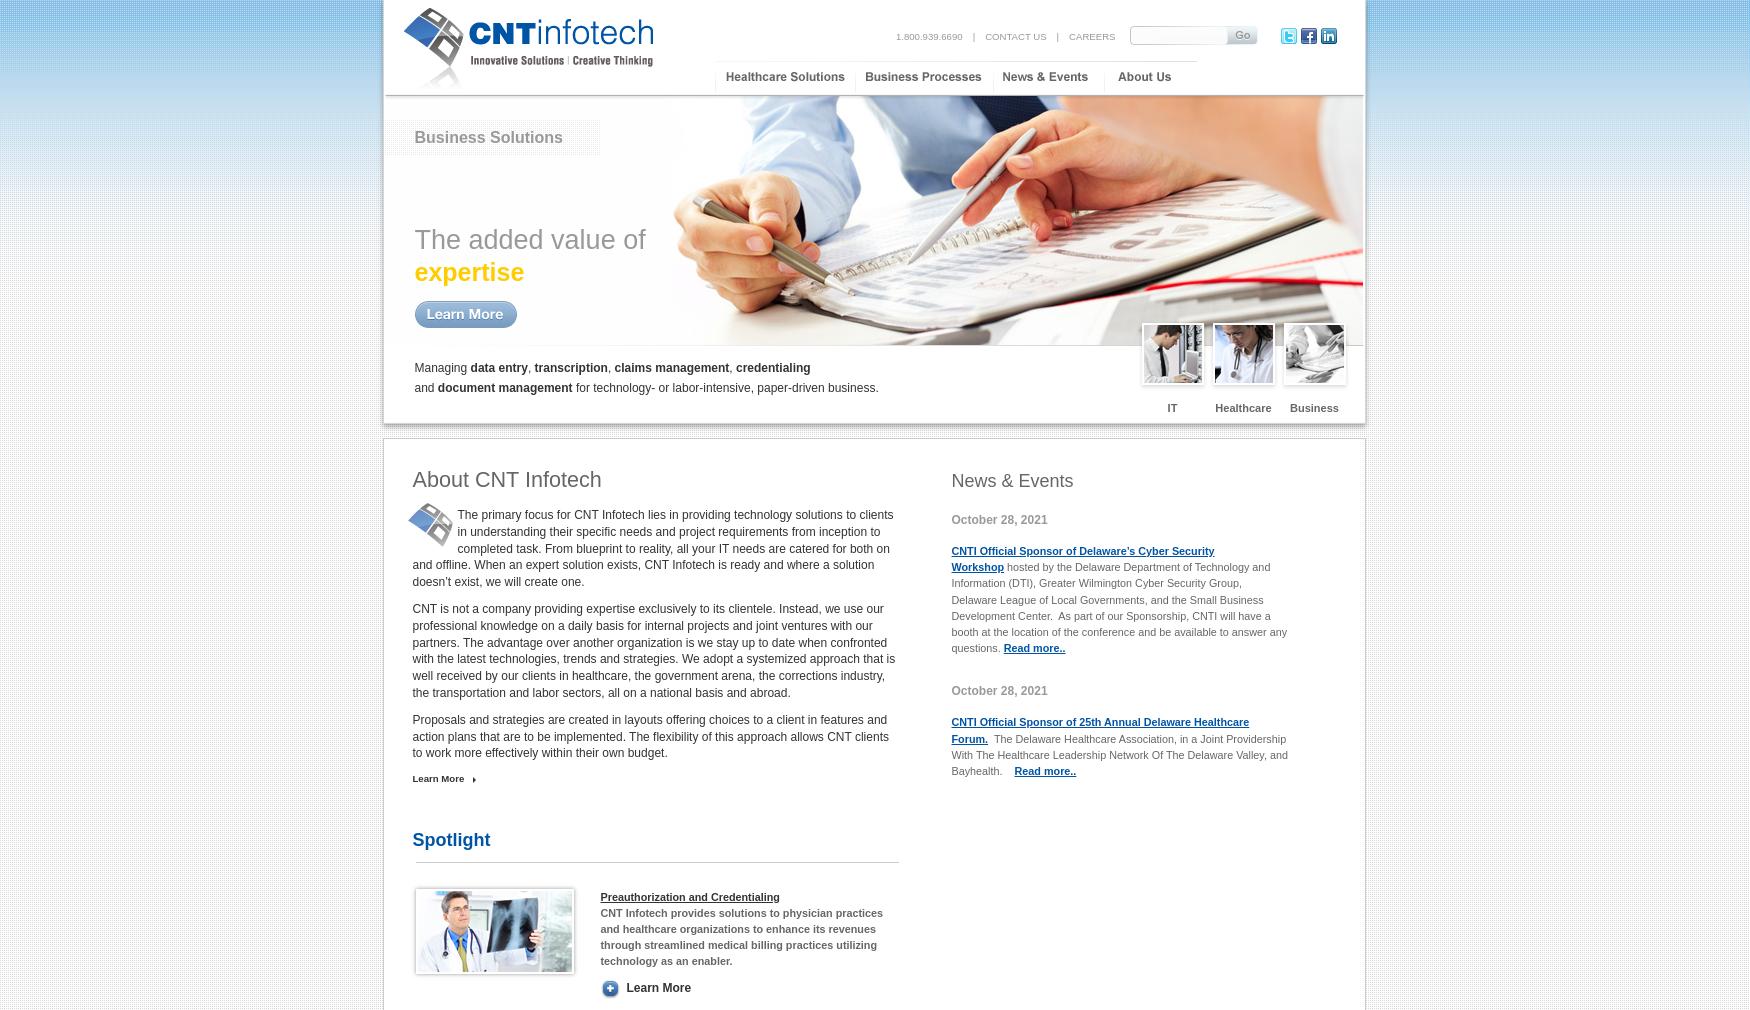  I want to click on 'Business Solutions', so click(413, 136).